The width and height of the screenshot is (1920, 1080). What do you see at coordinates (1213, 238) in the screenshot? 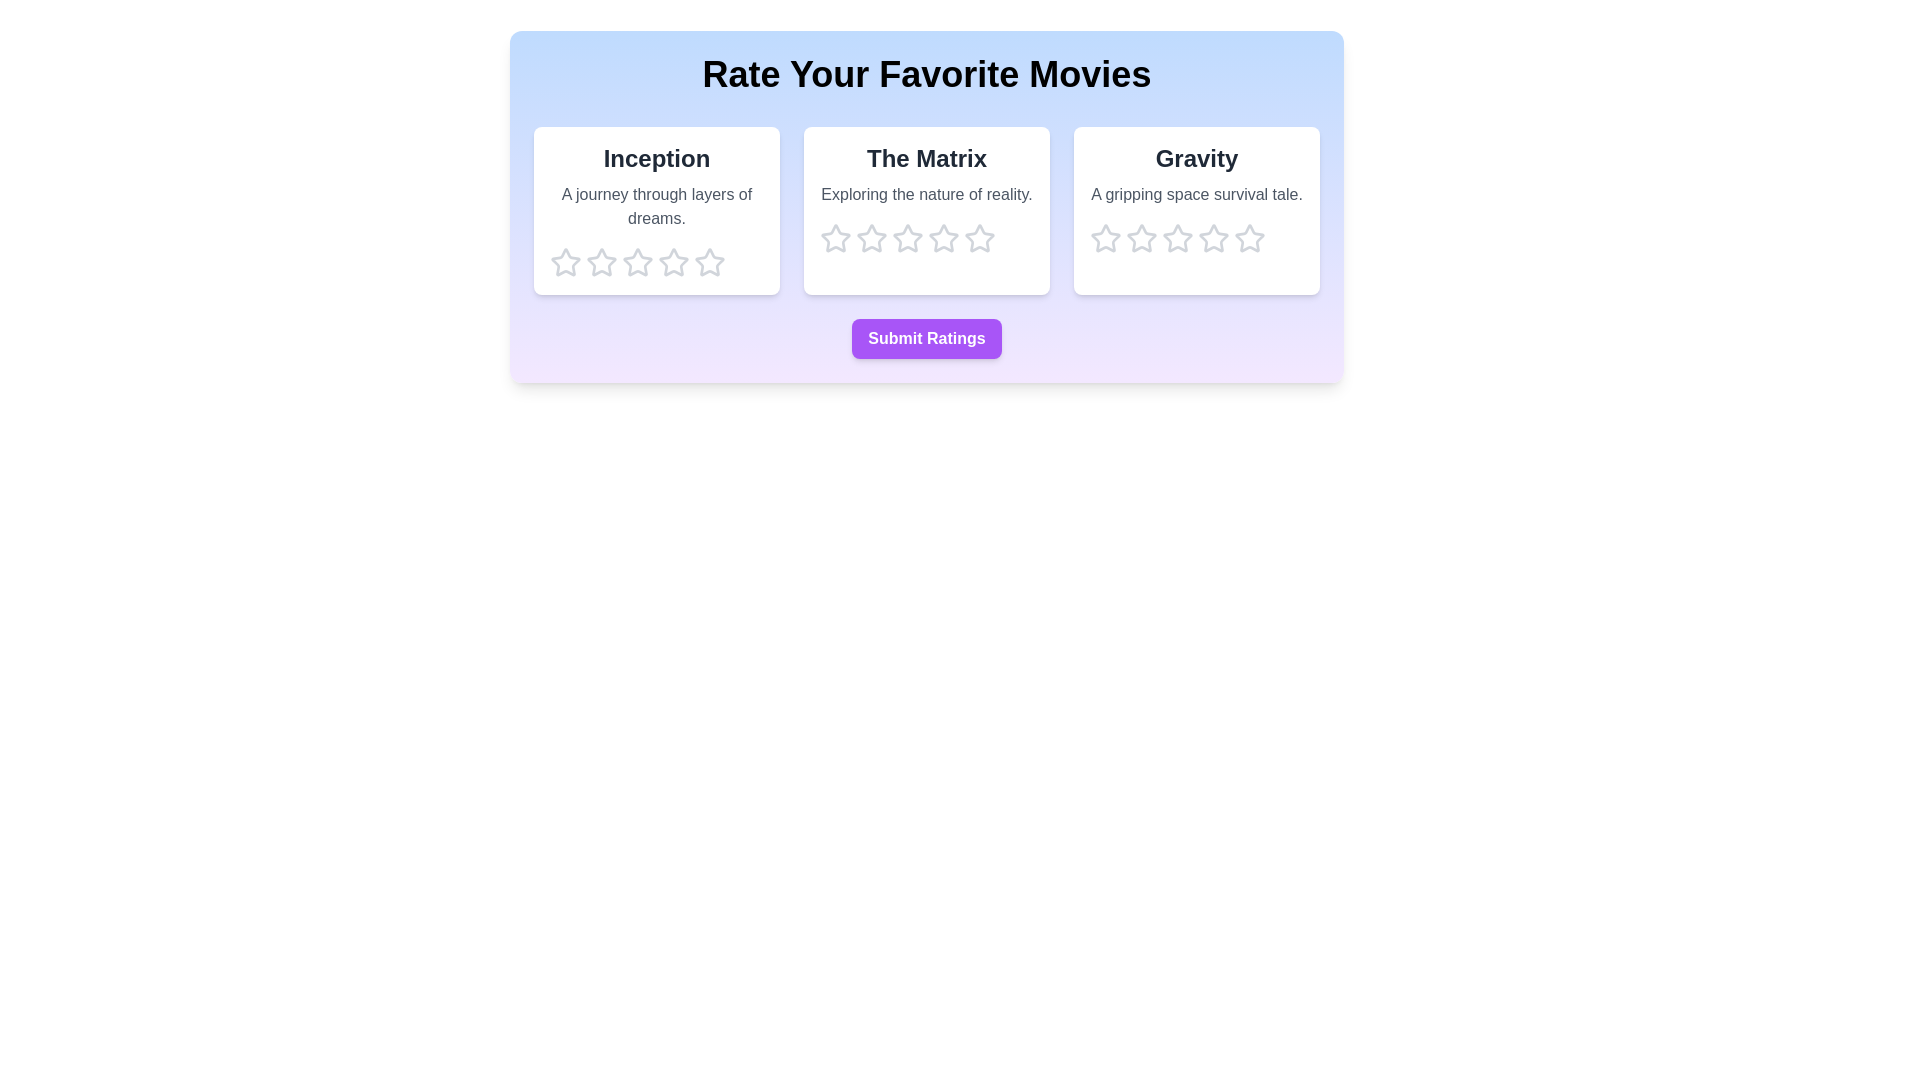
I see `the star corresponding to 4 for the movie Gravity` at bounding box center [1213, 238].